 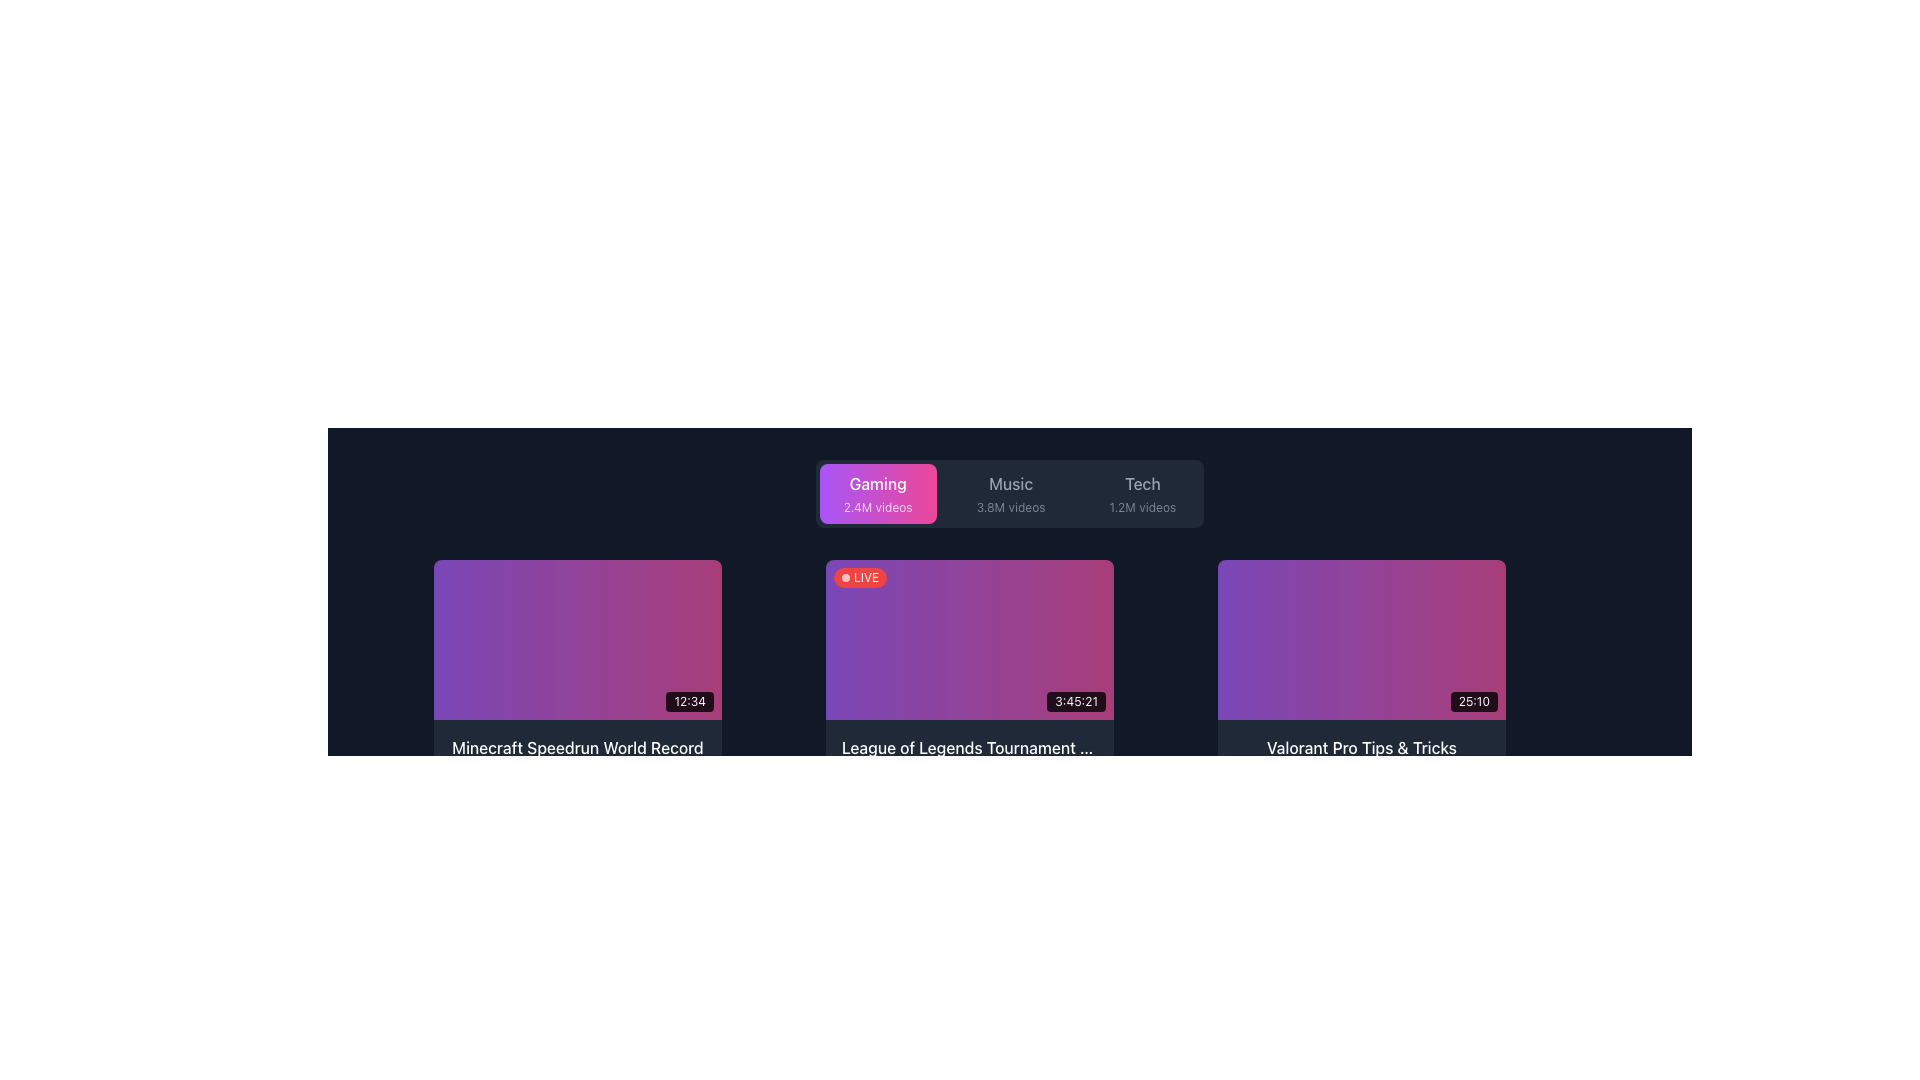 What do you see at coordinates (1142, 507) in the screenshot?
I see `the text label displaying '1.2M videos', which is positioned below 'Tech' and adjacent to 'Music'` at bounding box center [1142, 507].